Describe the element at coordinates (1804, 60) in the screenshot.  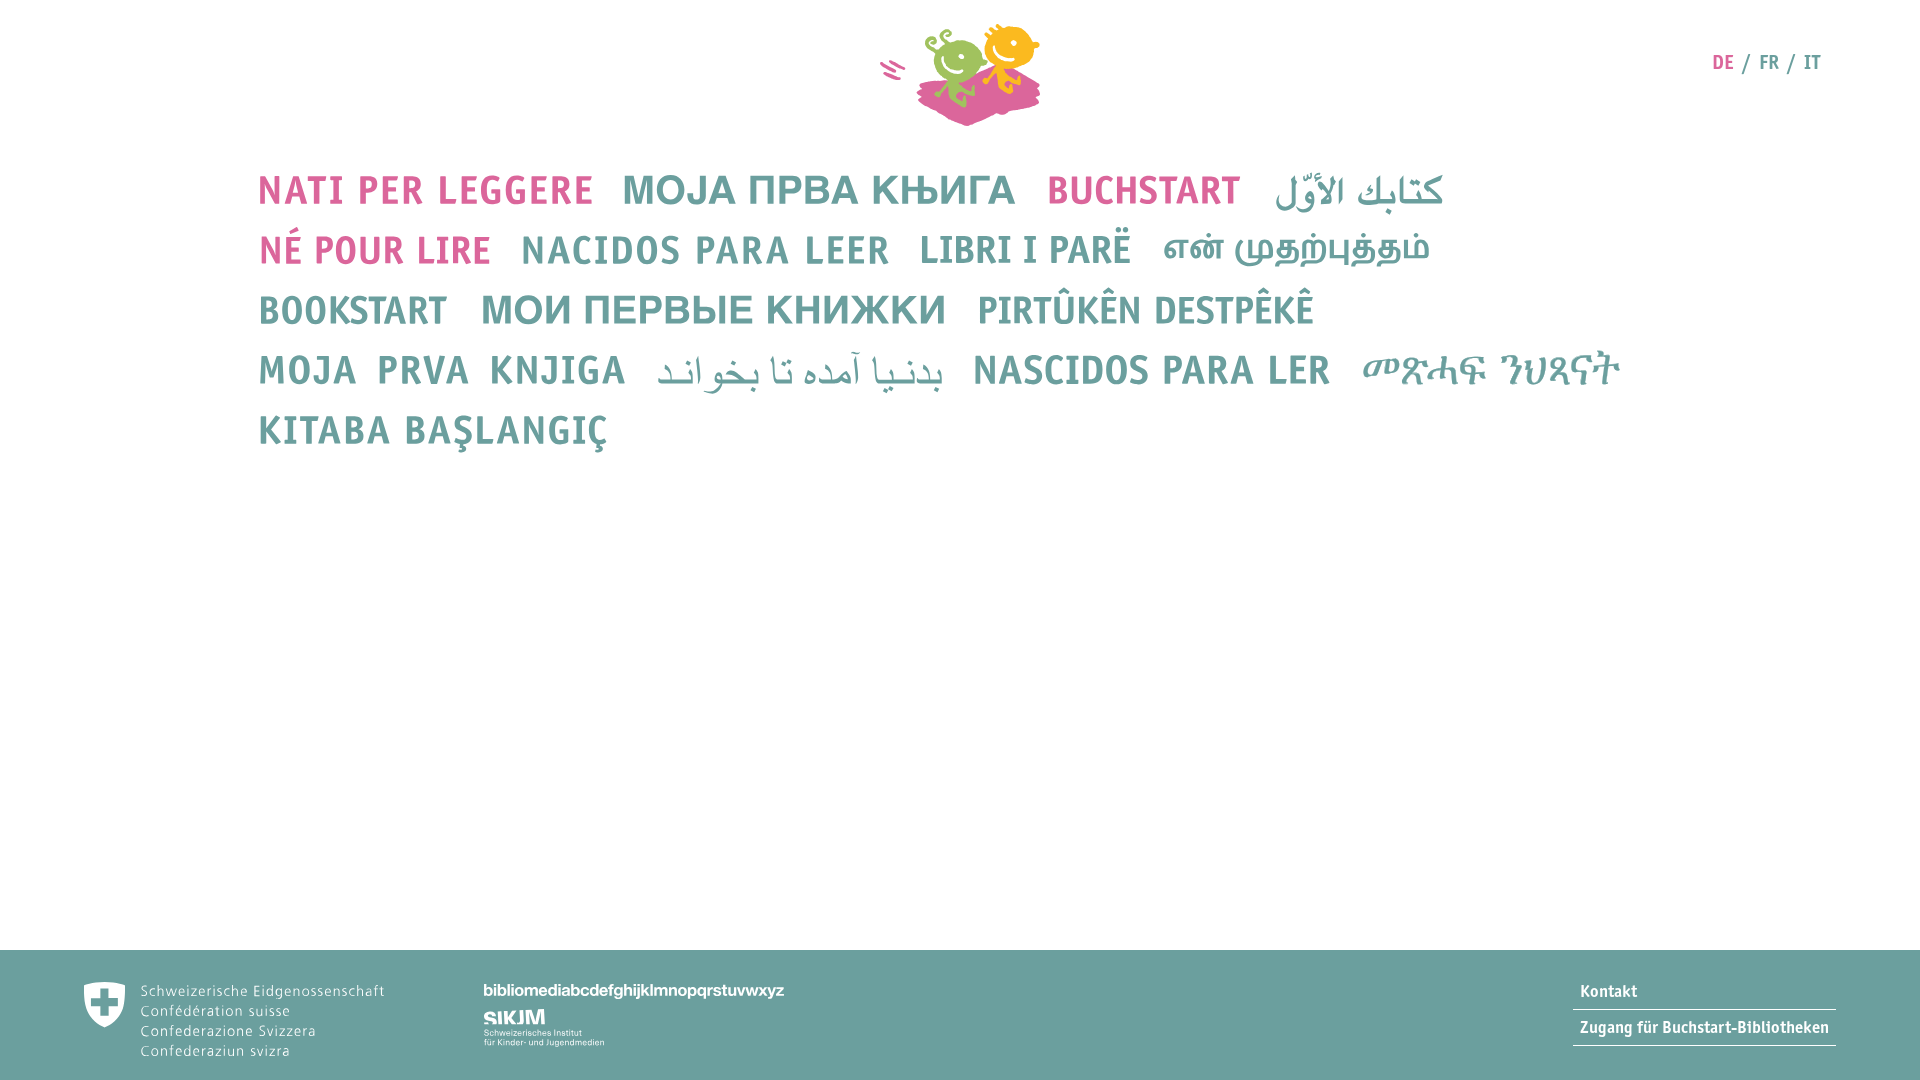
I see `'IT'` at that location.